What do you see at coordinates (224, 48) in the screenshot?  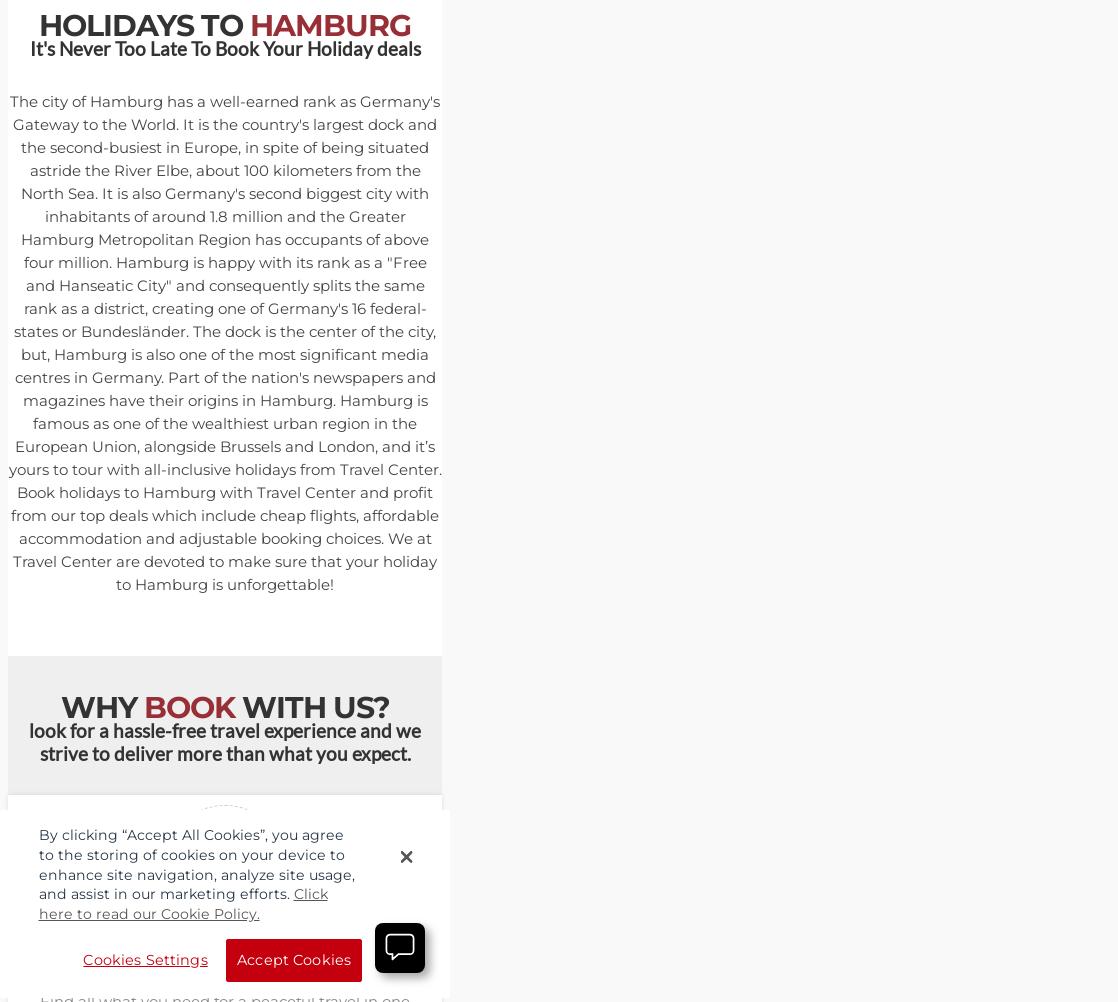 I see `'It's Never Too Late To Book Your Holiday deals'` at bounding box center [224, 48].